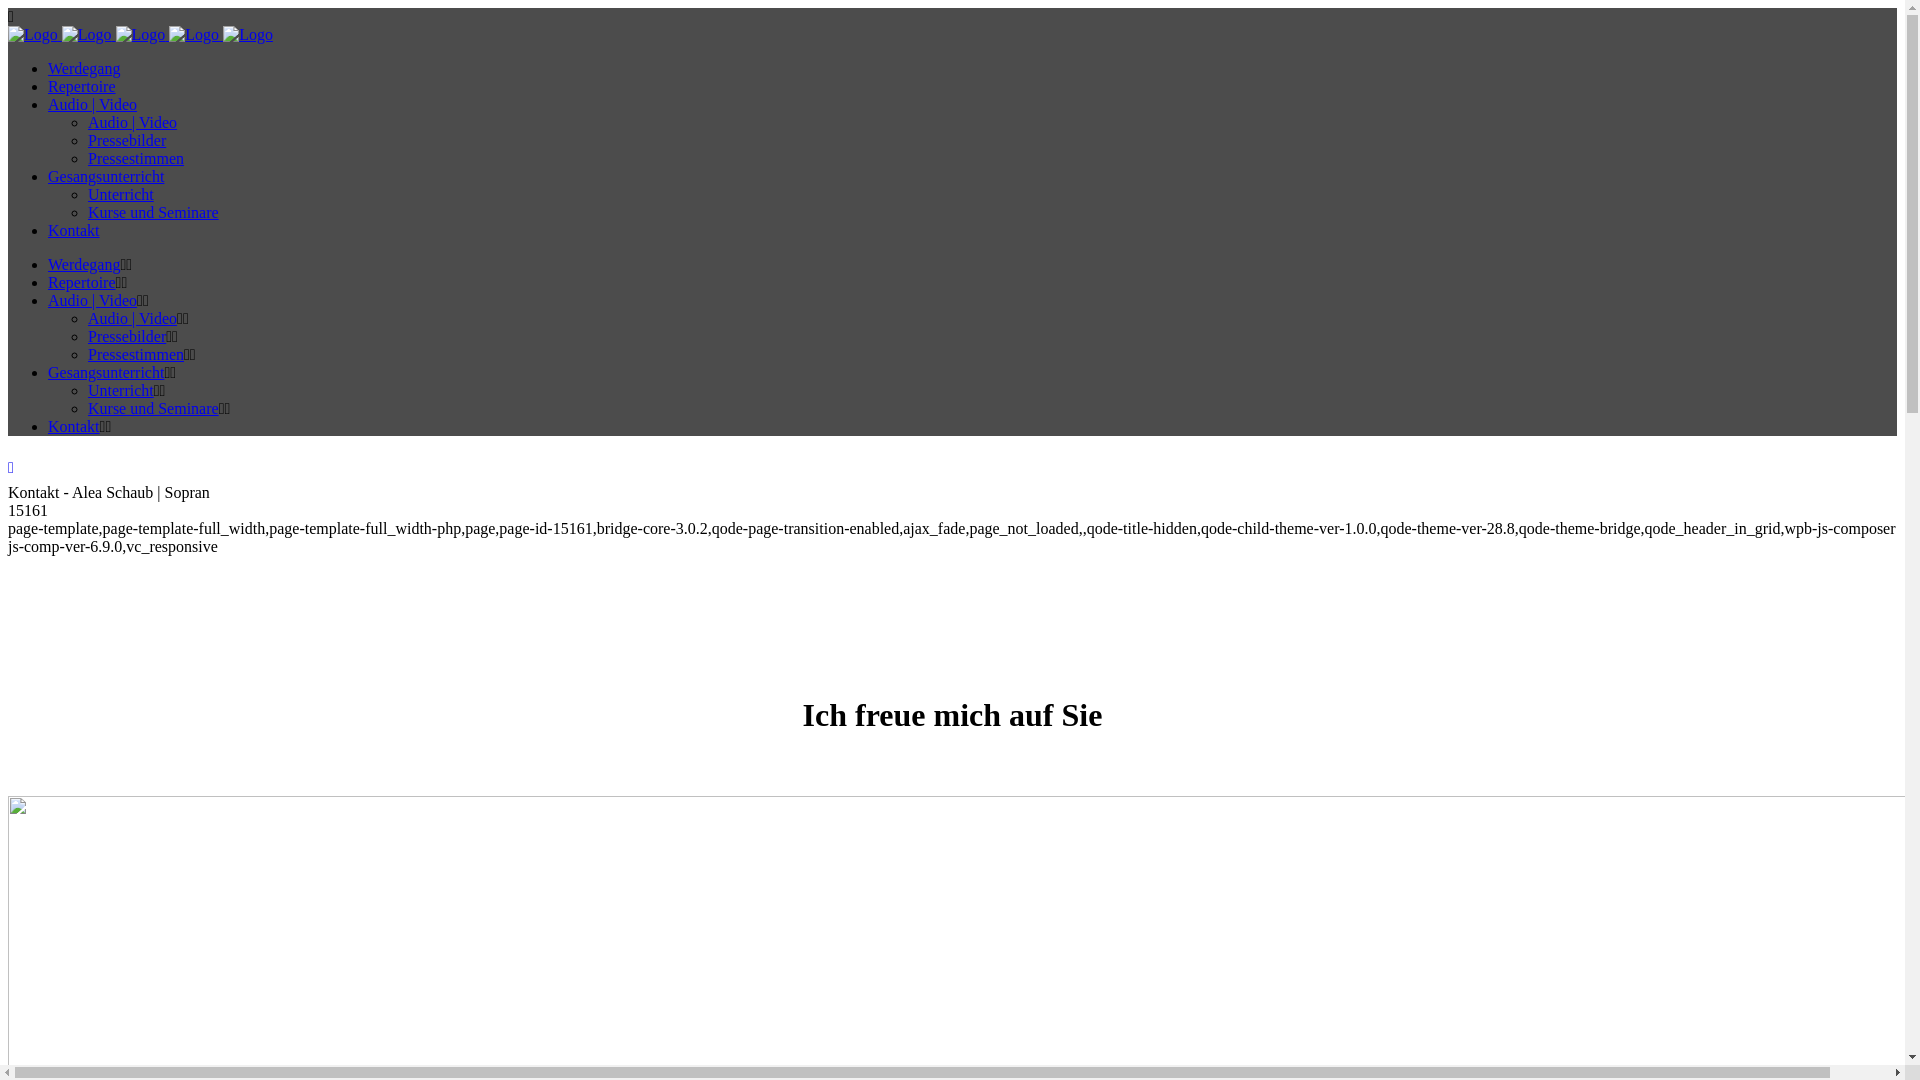 The width and height of the screenshot is (1920, 1080). What do you see at coordinates (82, 263) in the screenshot?
I see `'Werdegang'` at bounding box center [82, 263].